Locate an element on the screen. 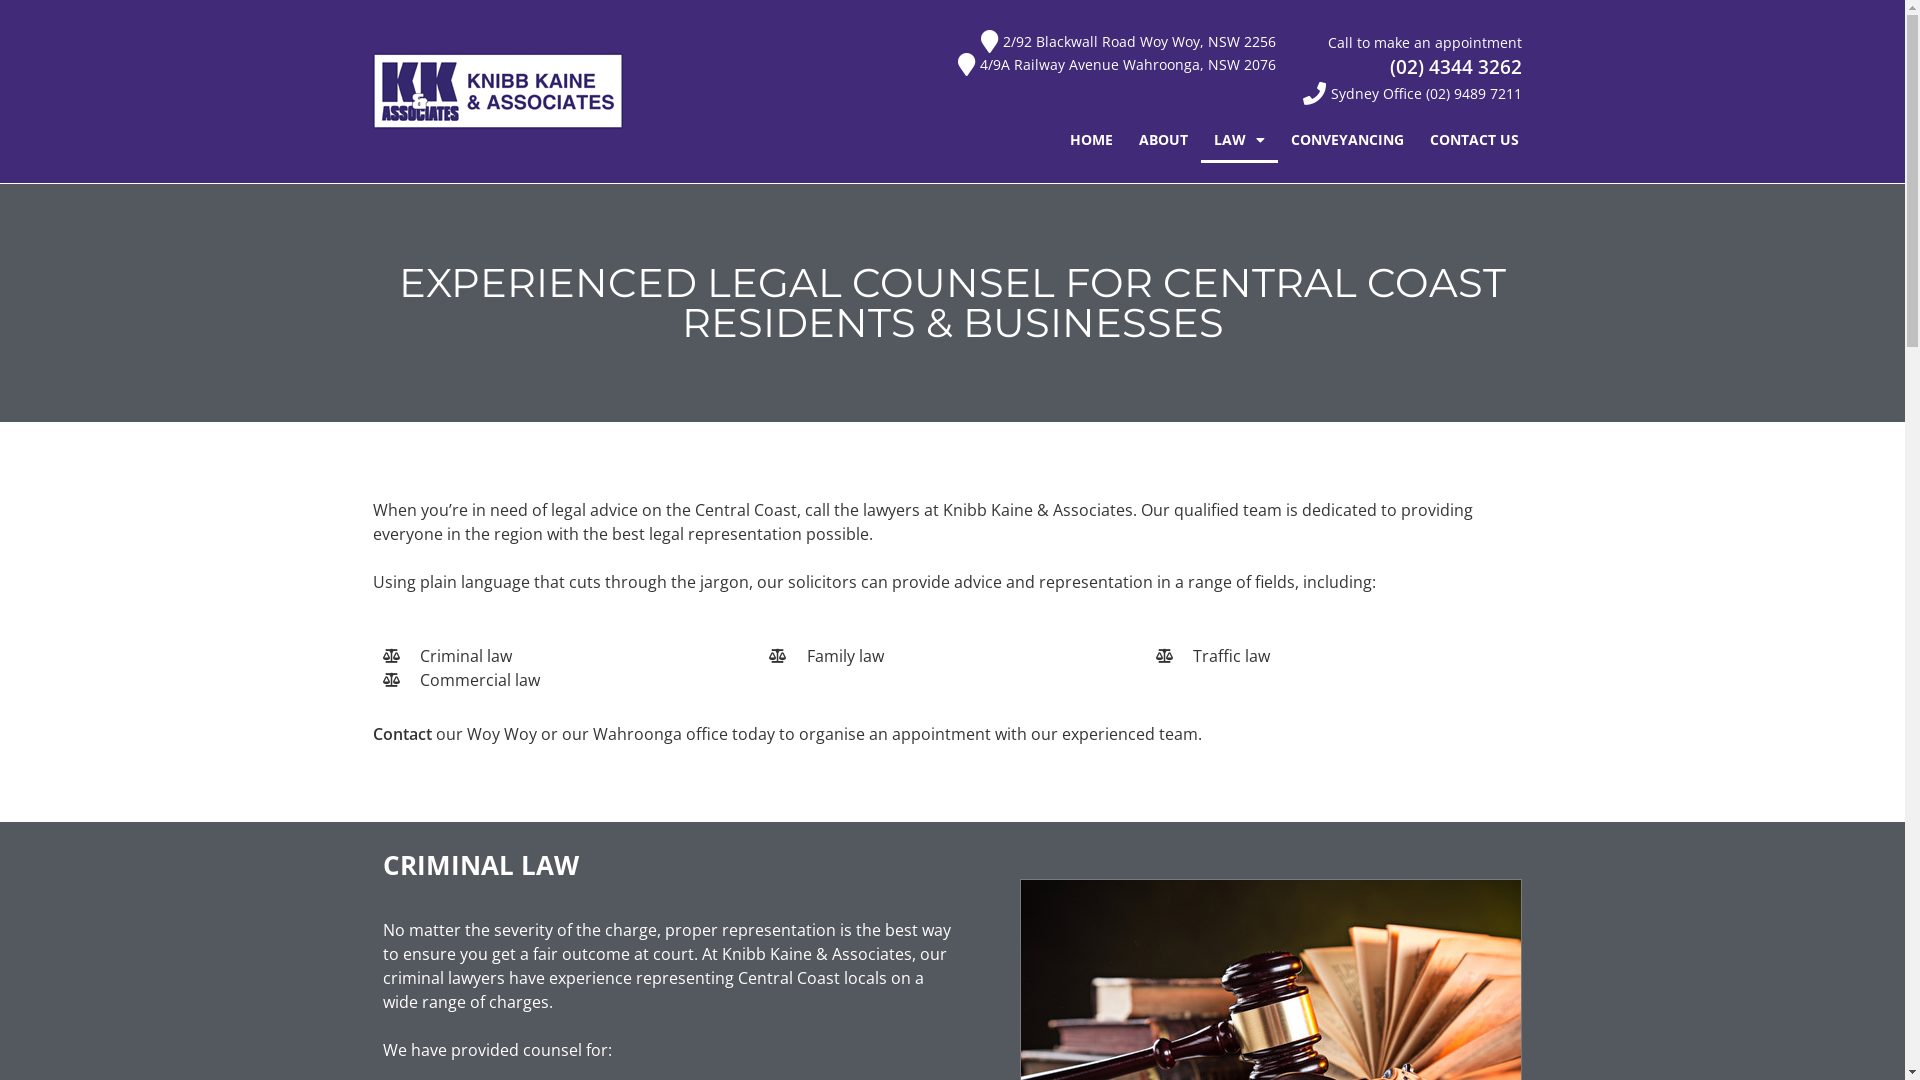 This screenshot has height=1080, width=1920. '(02) 4344 3262' is located at coordinates (1389, 65).